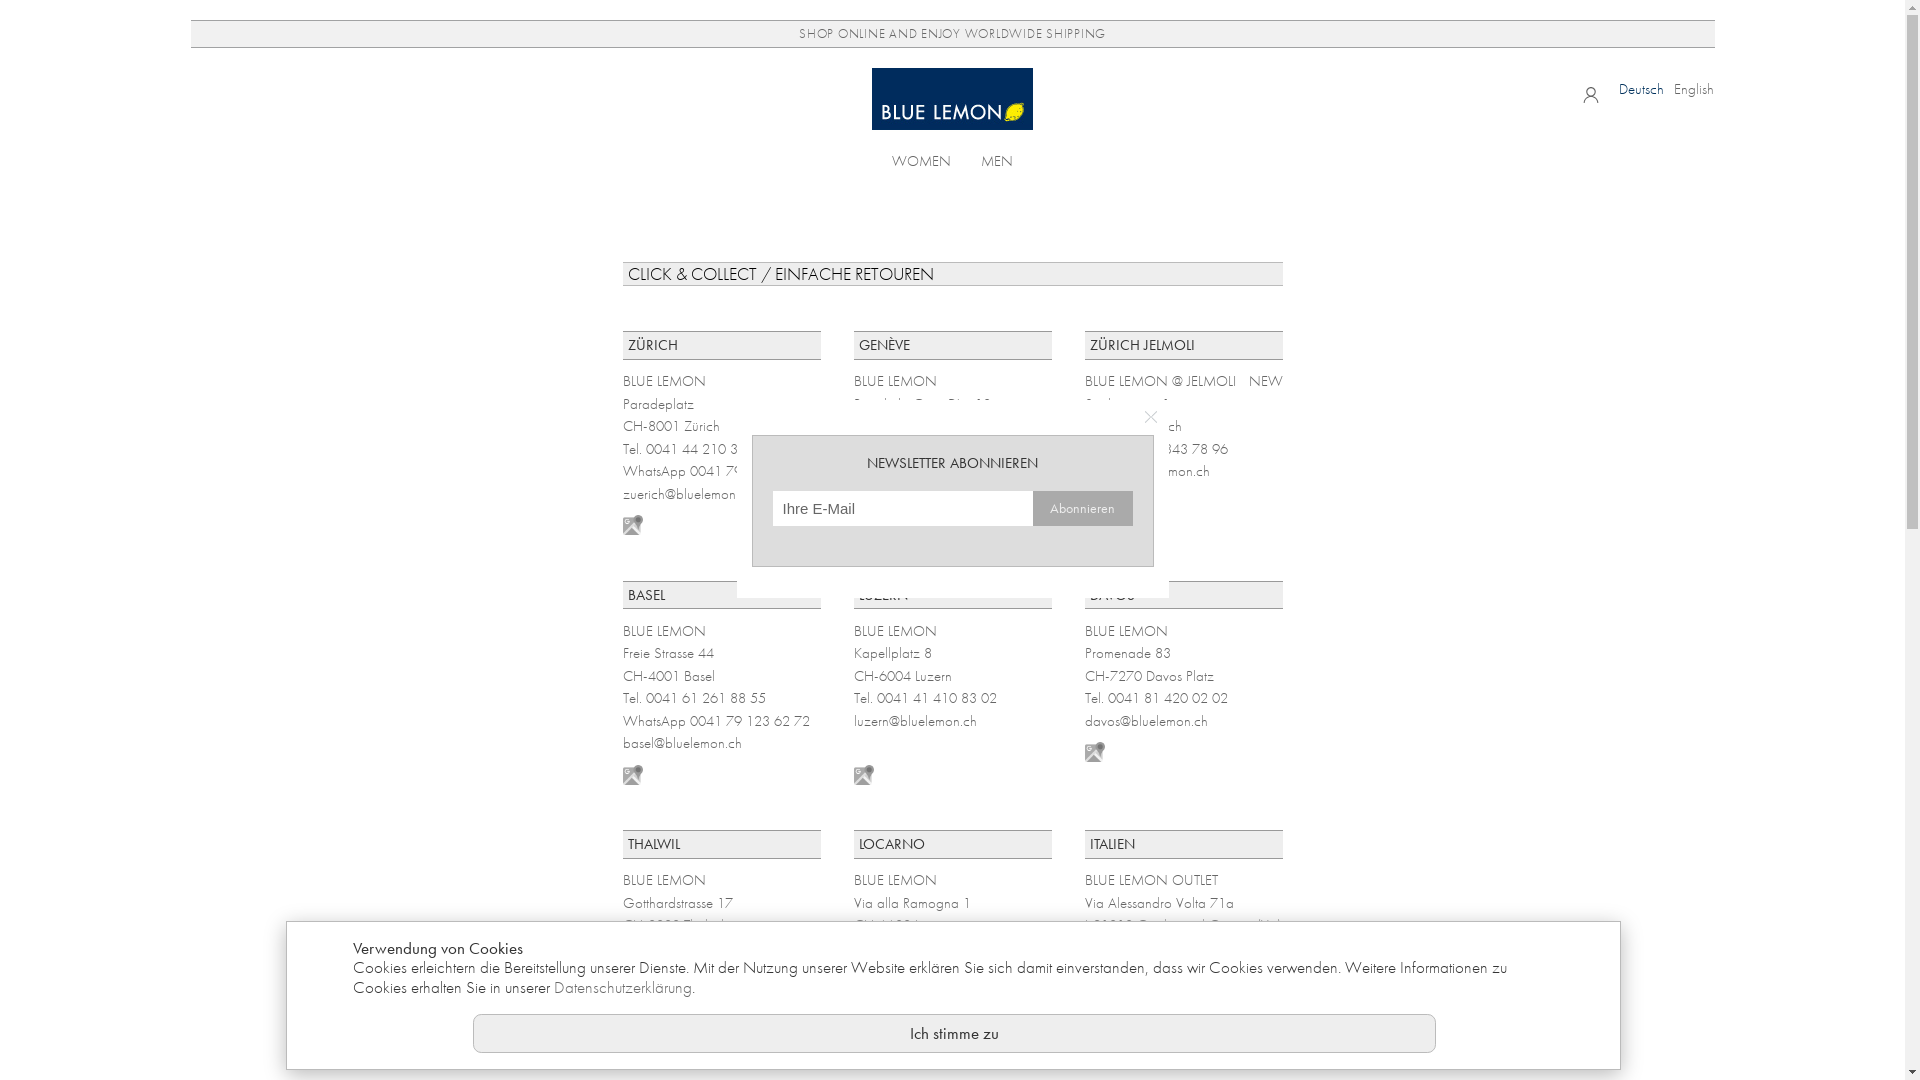 The image size is (1920, 1080). What do you see at coordinates (919, 968) in the screenshot?
I see `'locarno@bluelemon.ch'` at bounding box center [919, 968].